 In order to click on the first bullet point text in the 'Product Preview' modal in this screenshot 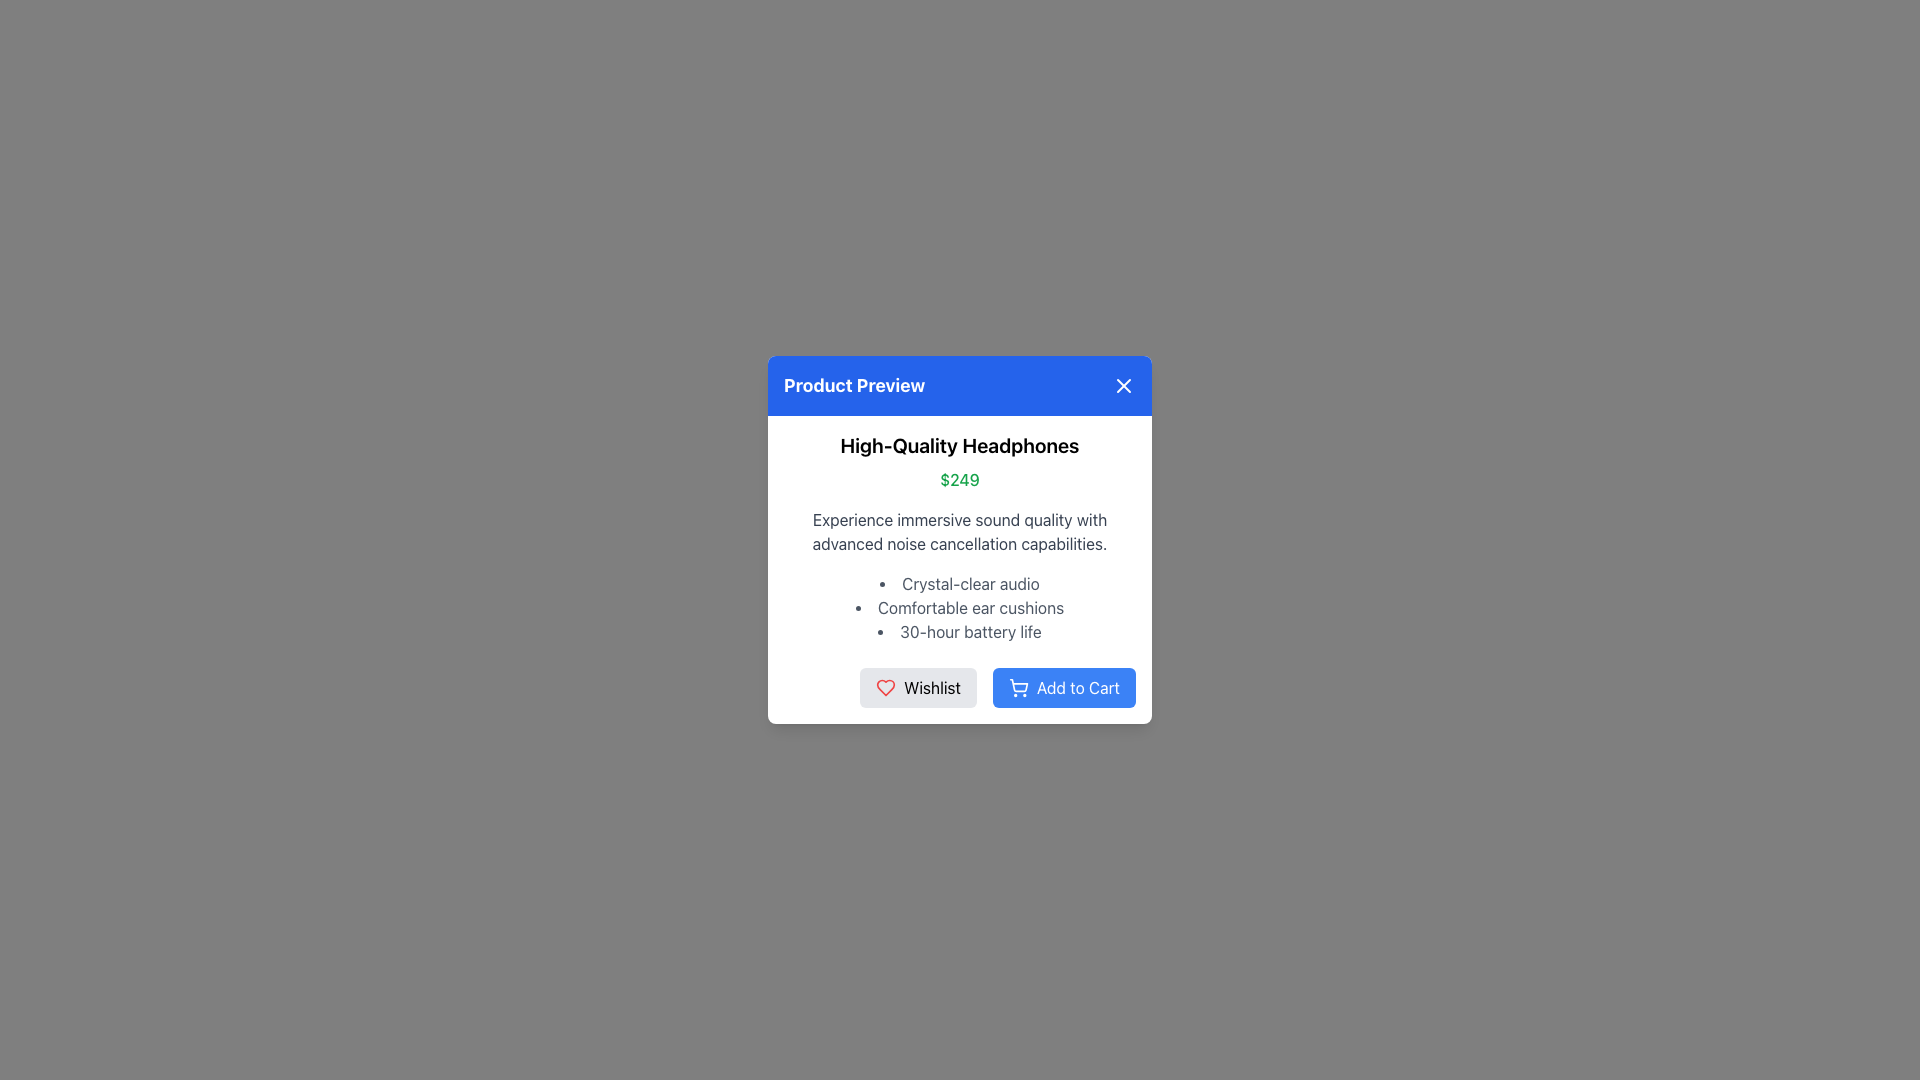, I will do `click(960, 583)`.